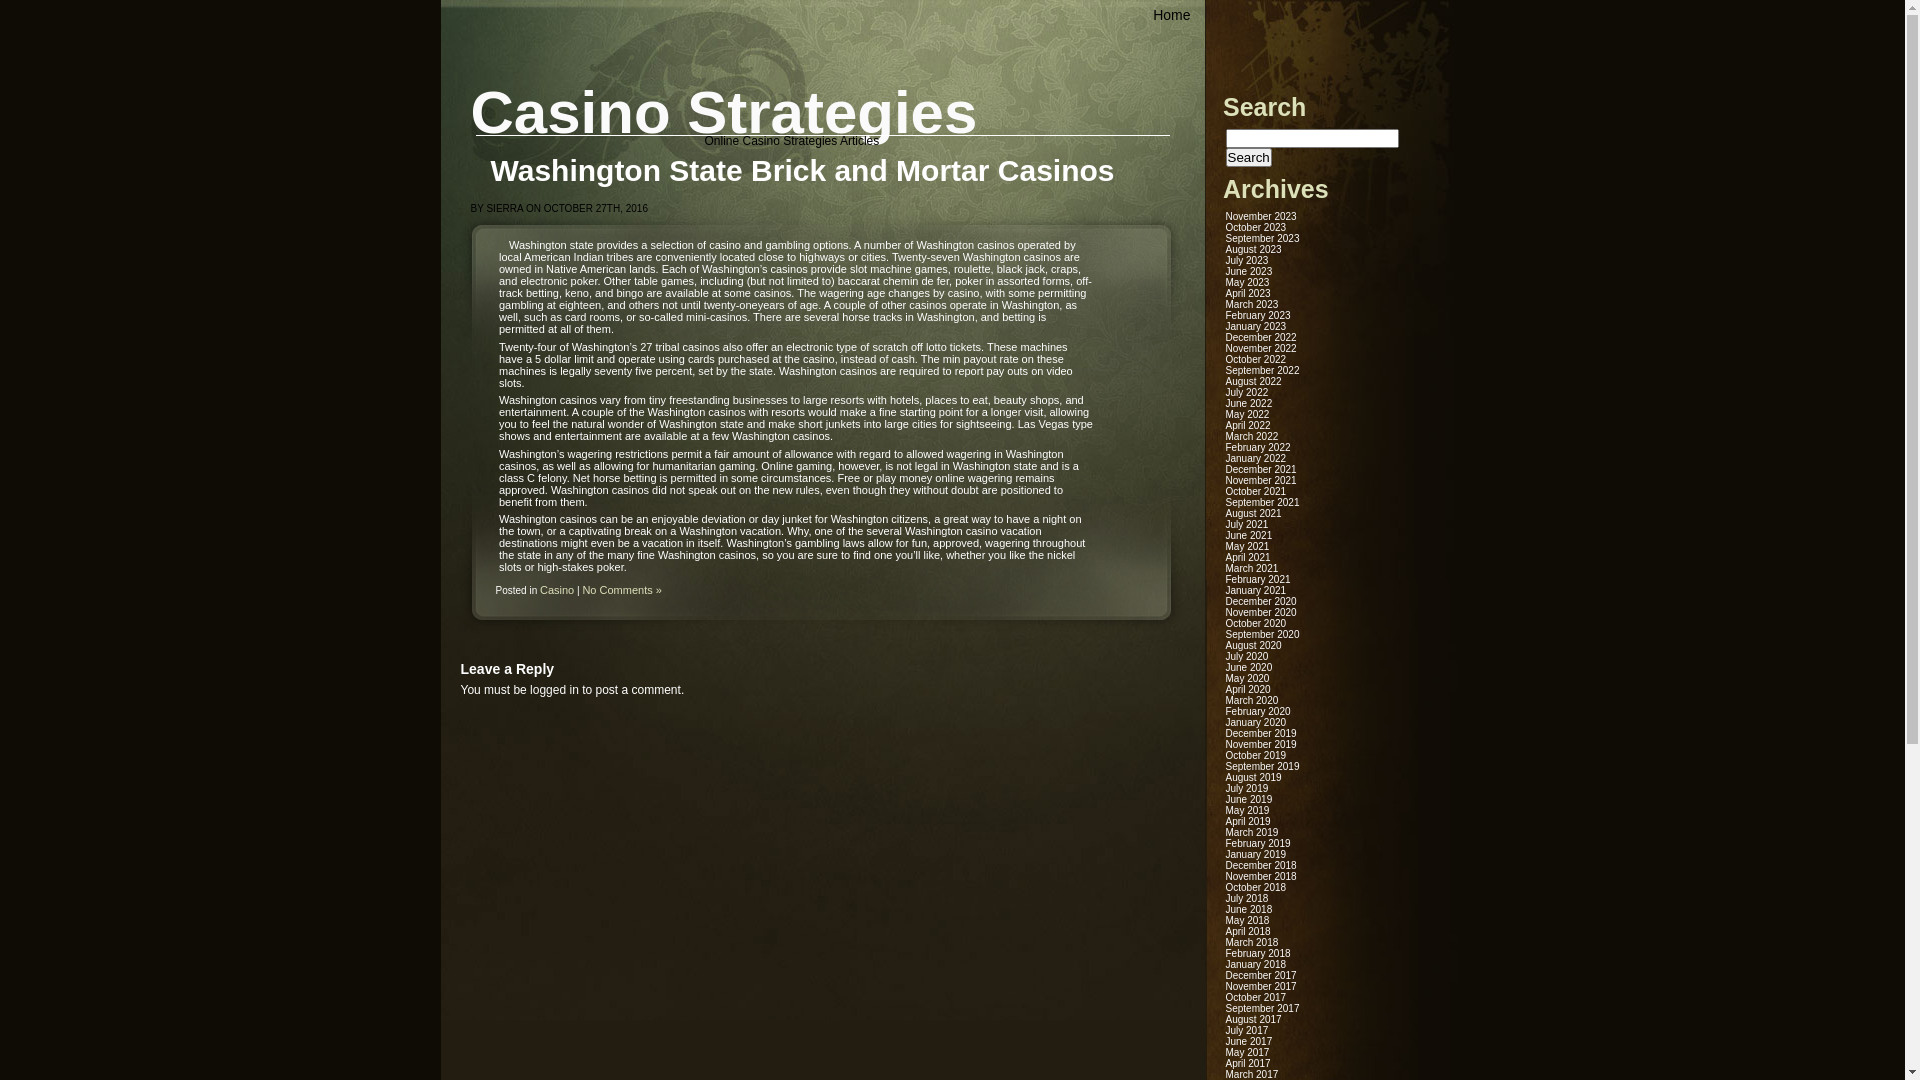 Image resolution: width=1920 pixels, height=1080 pixels. What do you see at coordinates (1247, 920) in the screenshot?
I see `'May 2018'` at bounding box center [1247, 920].